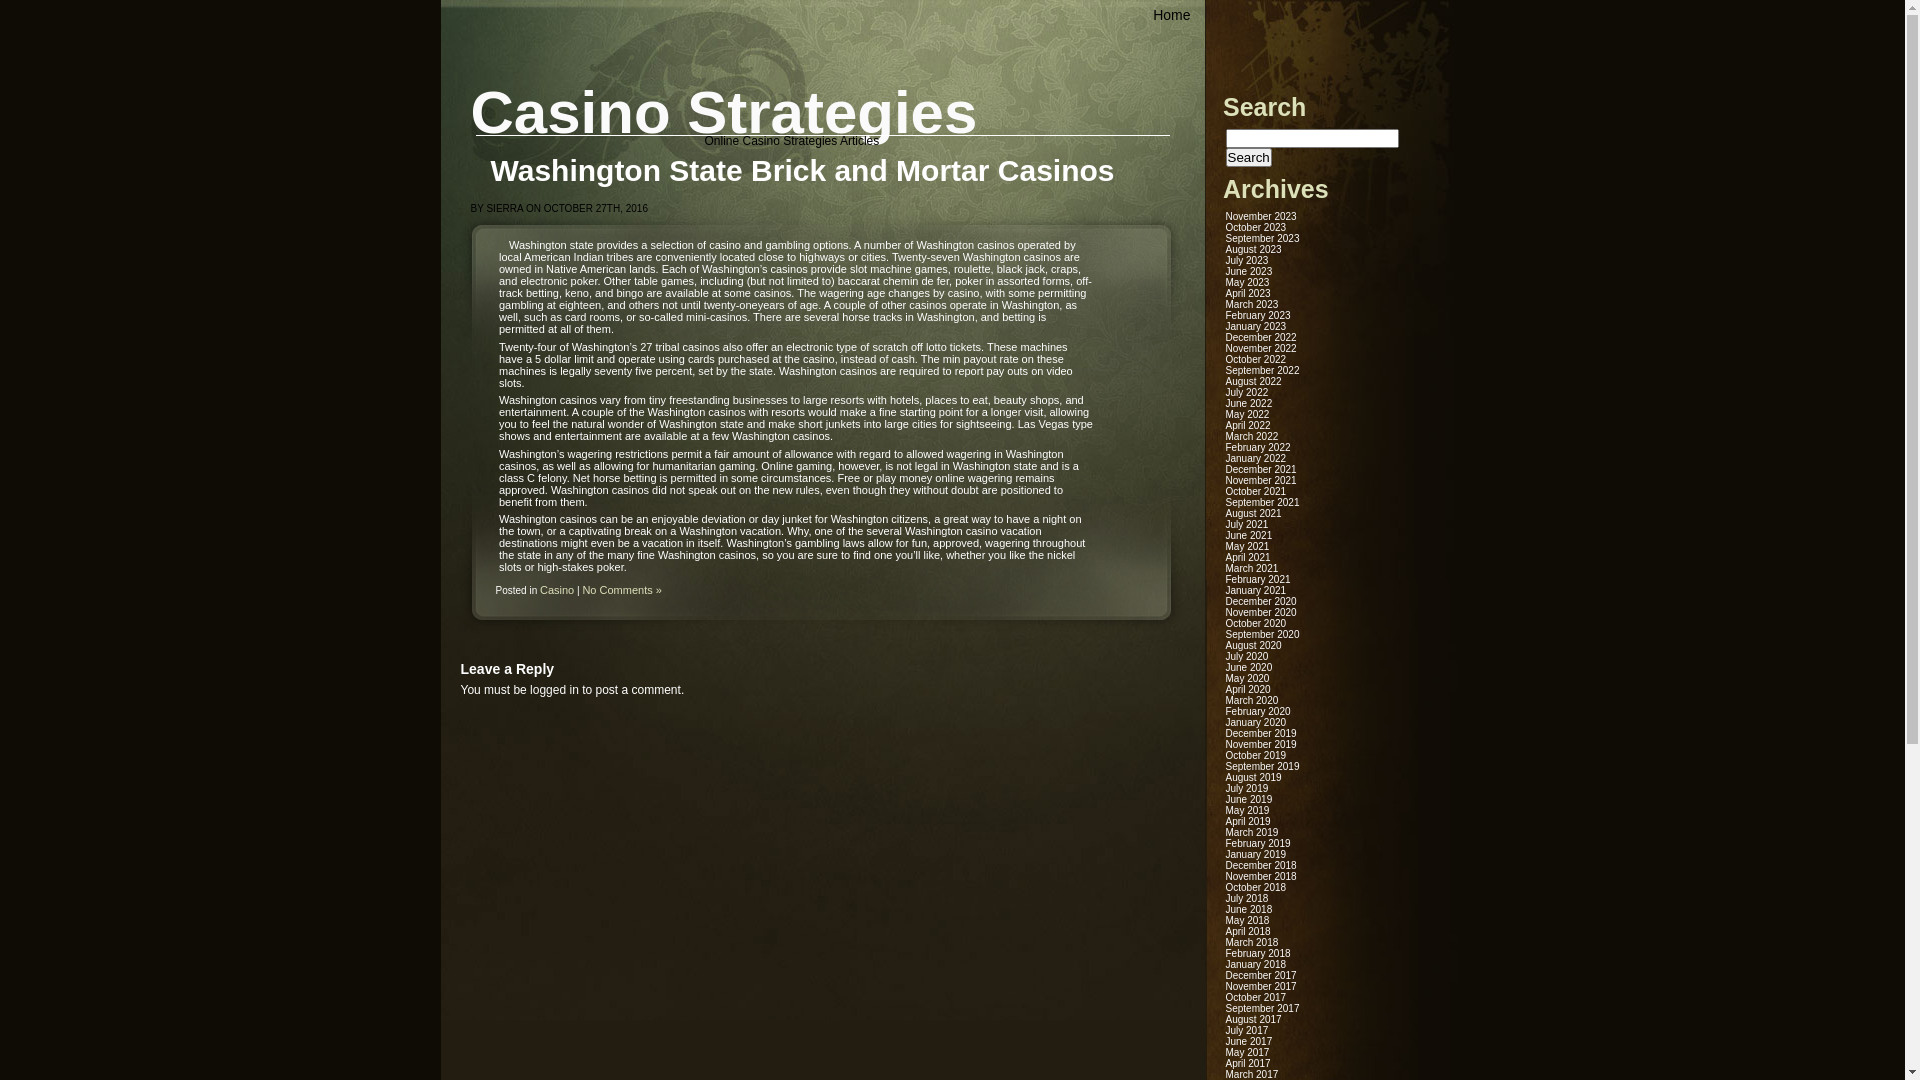 Image resolution: width=1920 pixels, height=1080 pixels. What do you see at coordinates (1247, 920) in the screenshot?
I see `'May 2018'` at bounding box center [1247, 920].